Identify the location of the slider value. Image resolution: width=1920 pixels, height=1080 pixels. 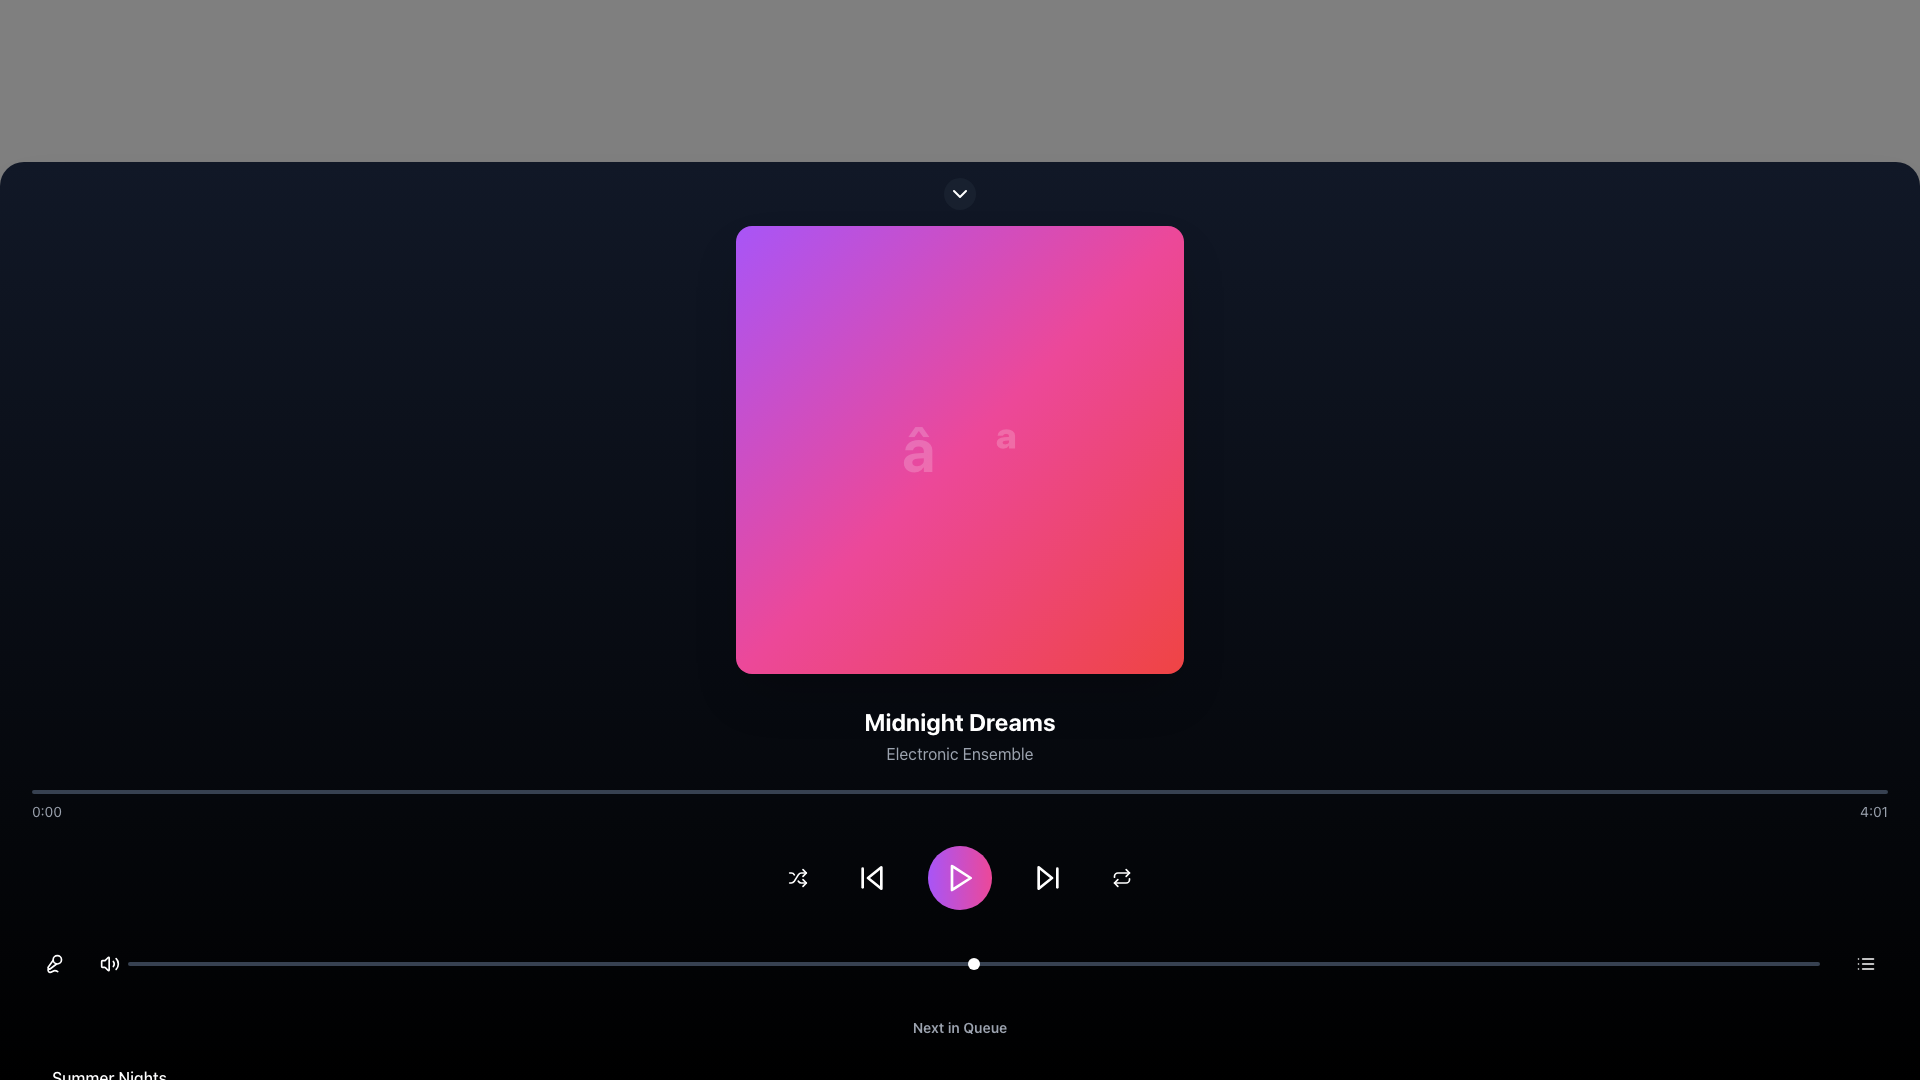
(245, 963).